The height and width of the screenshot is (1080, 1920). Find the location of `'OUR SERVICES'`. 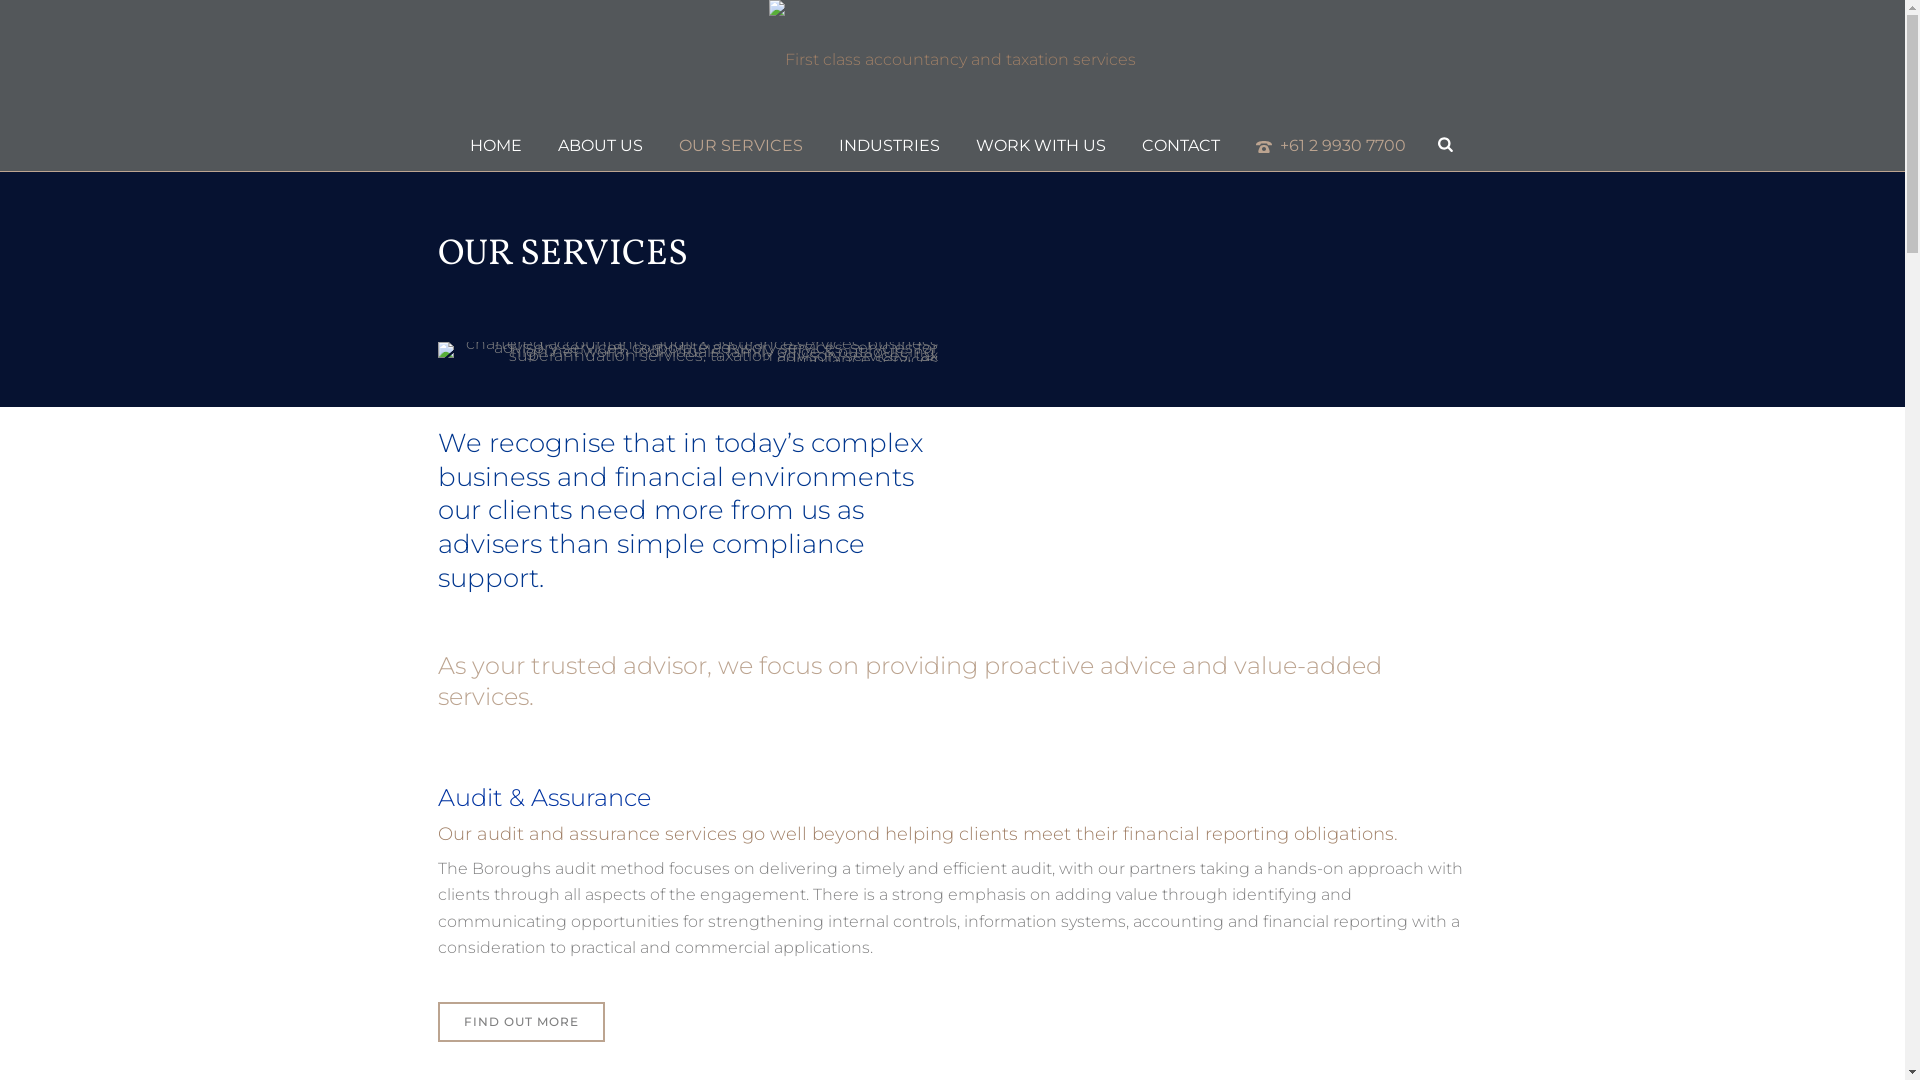

'OUR SERVICES' is located at coordinates (739, 144).